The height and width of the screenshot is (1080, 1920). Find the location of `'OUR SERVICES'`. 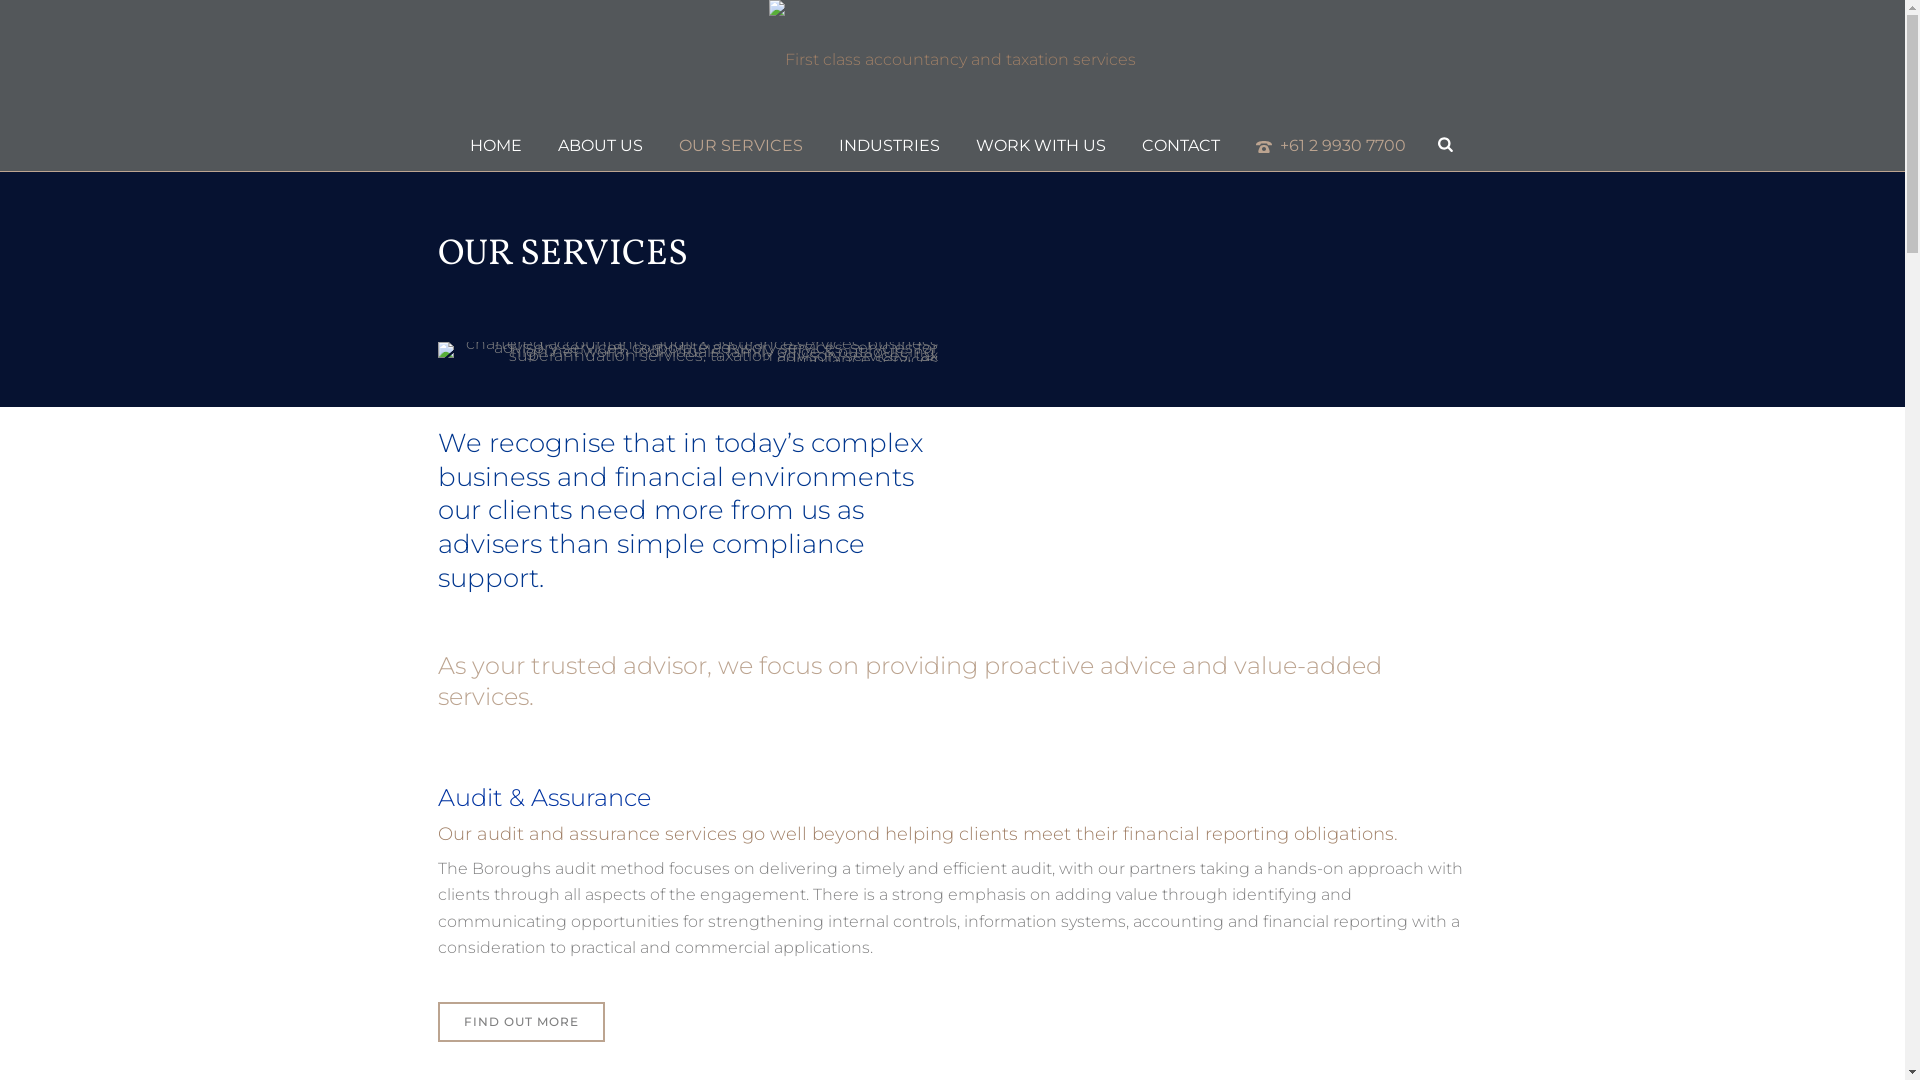

'OUR SERVICES' is located at coordinates (739, 144).